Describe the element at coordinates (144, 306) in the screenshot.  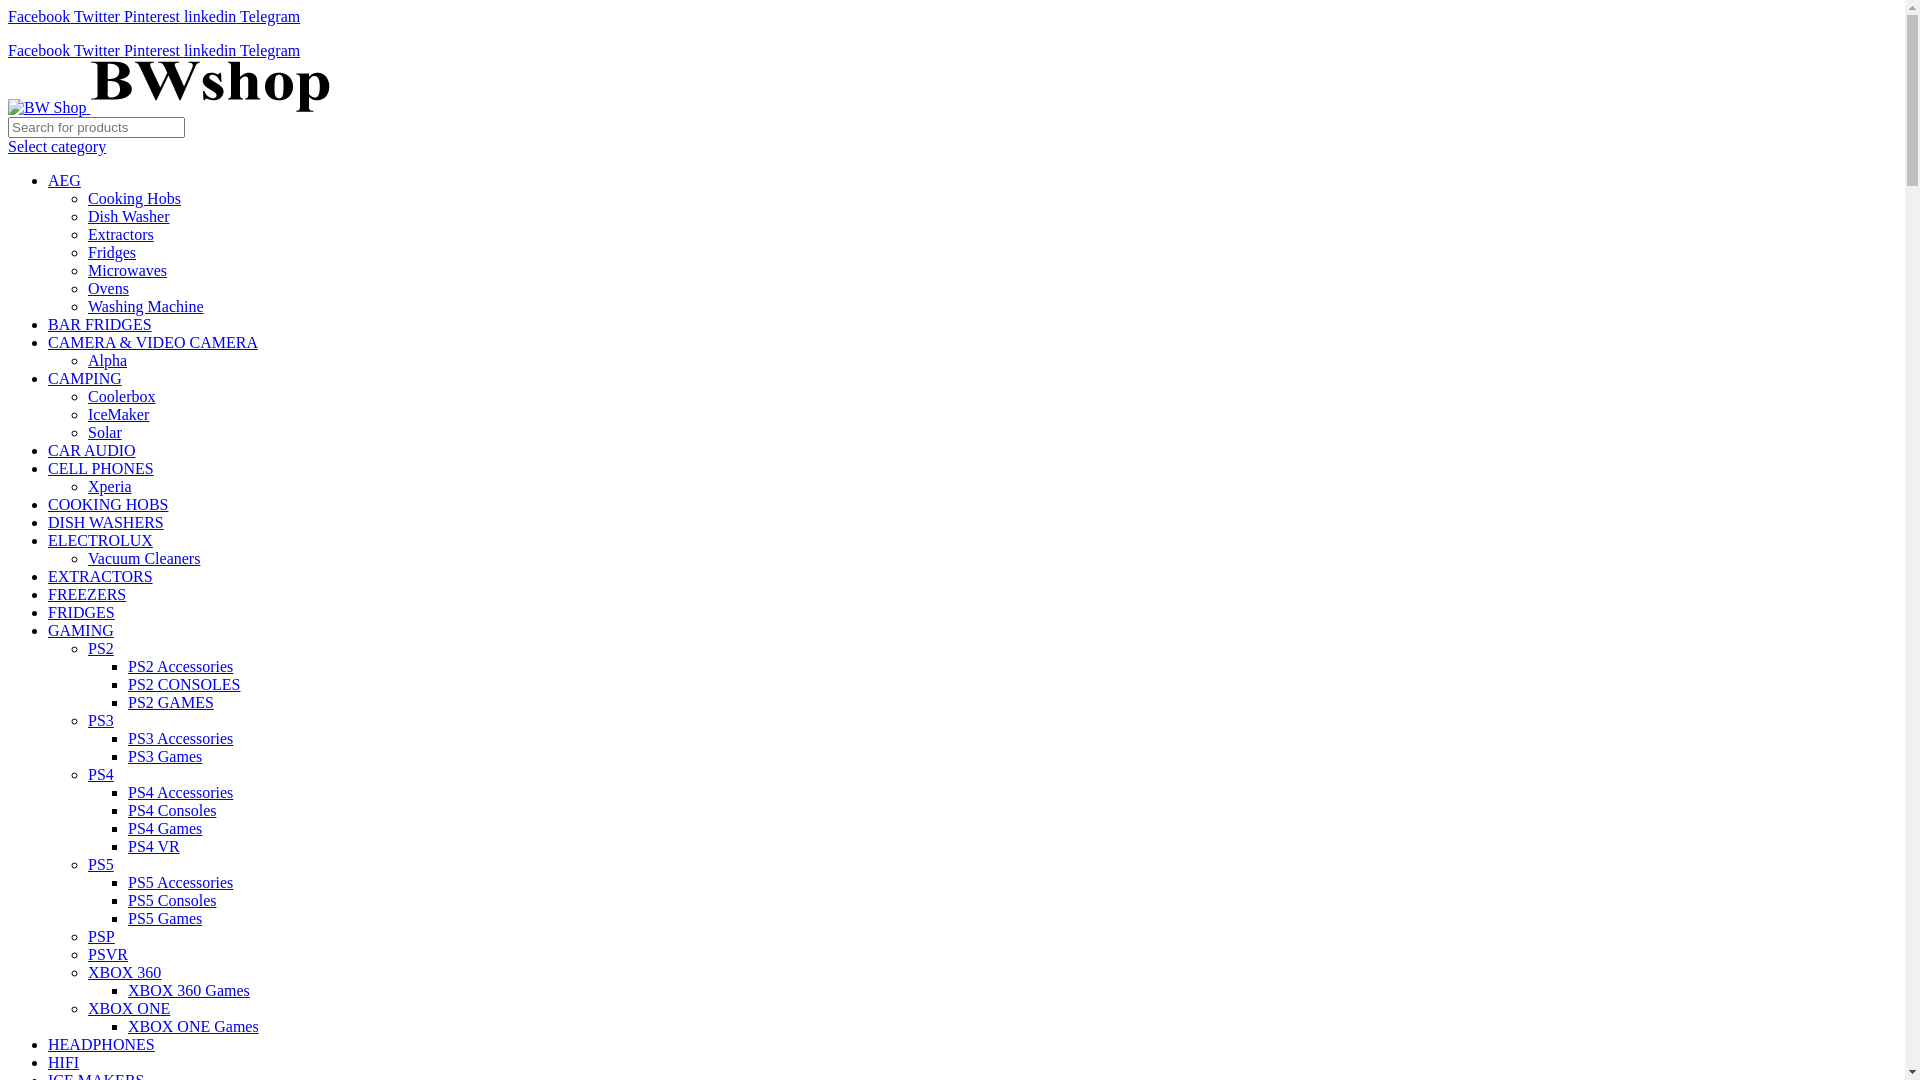
I see `'Washing Machine'` at that location.